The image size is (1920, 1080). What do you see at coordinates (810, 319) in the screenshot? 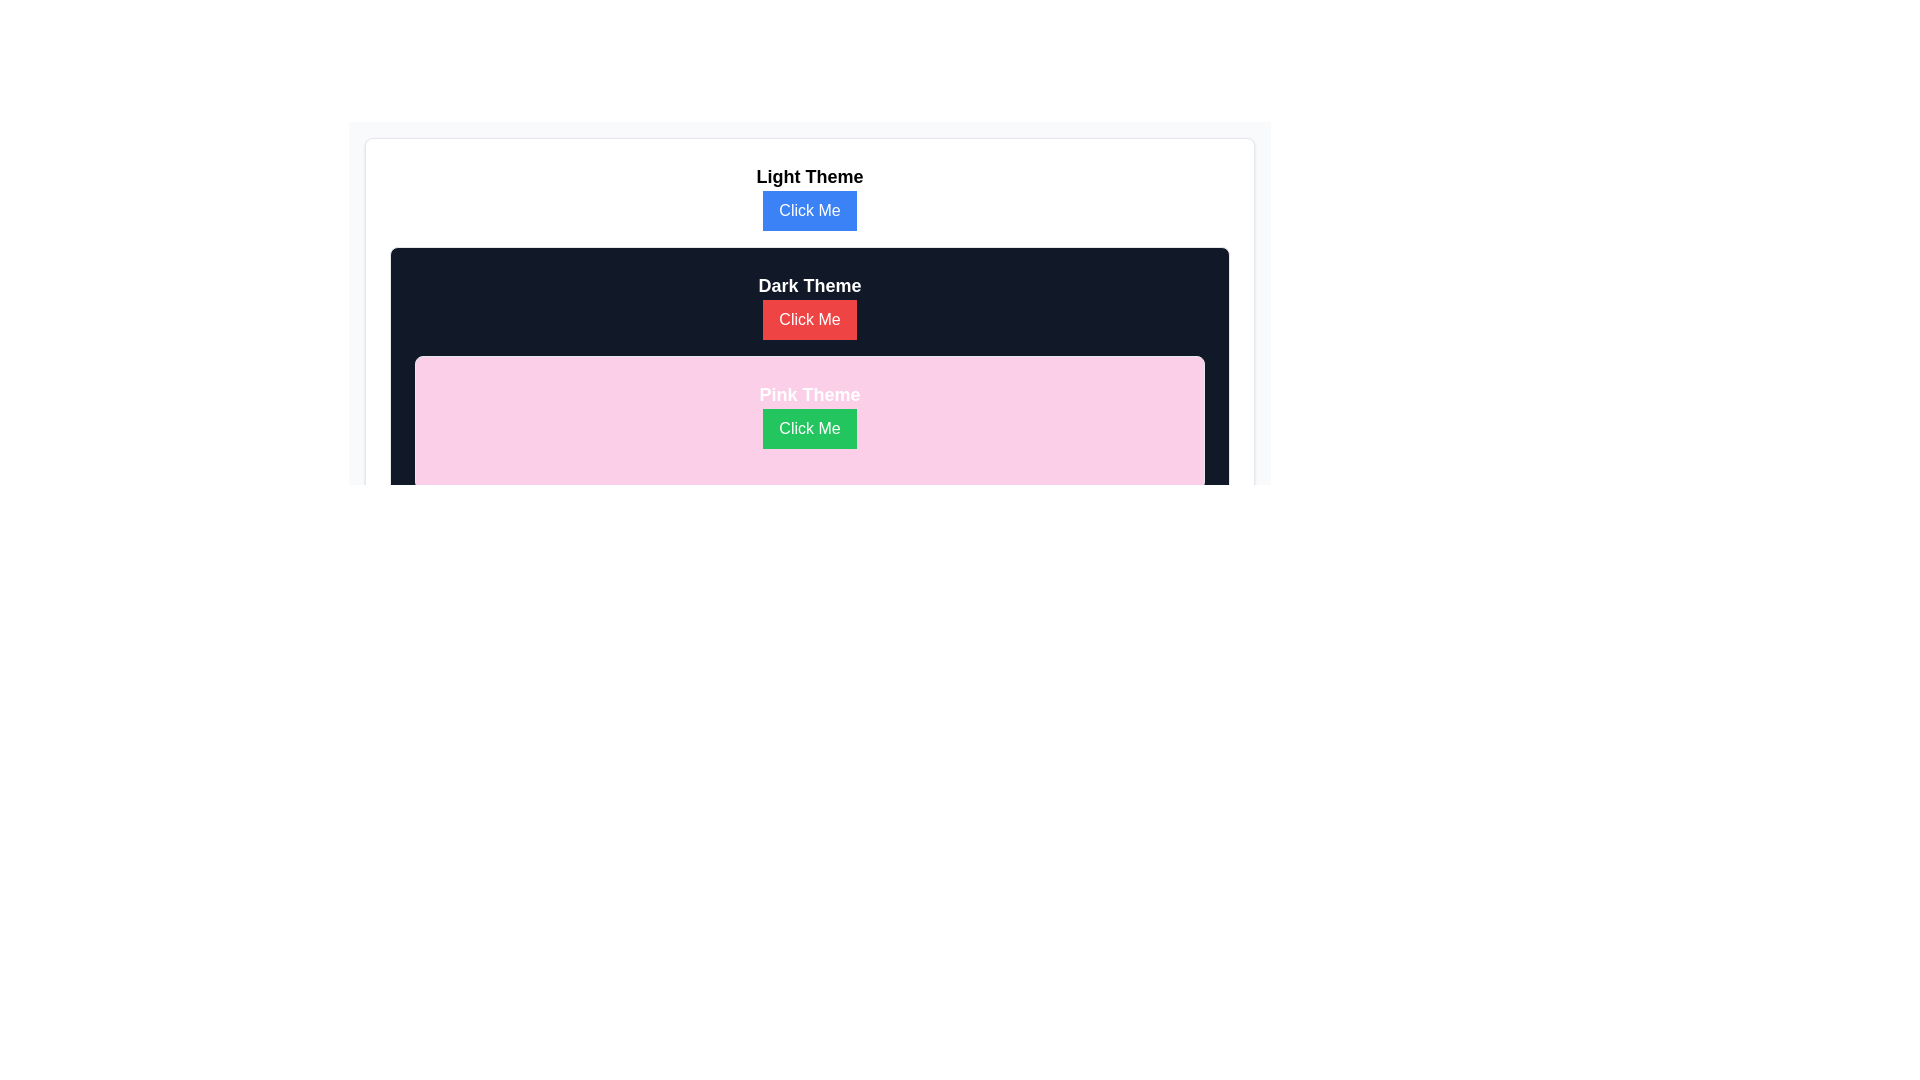
I see `the button located in the 'Dark Theme' section beneath the 'Dark Theme' text` at bounding box center [810, 319].